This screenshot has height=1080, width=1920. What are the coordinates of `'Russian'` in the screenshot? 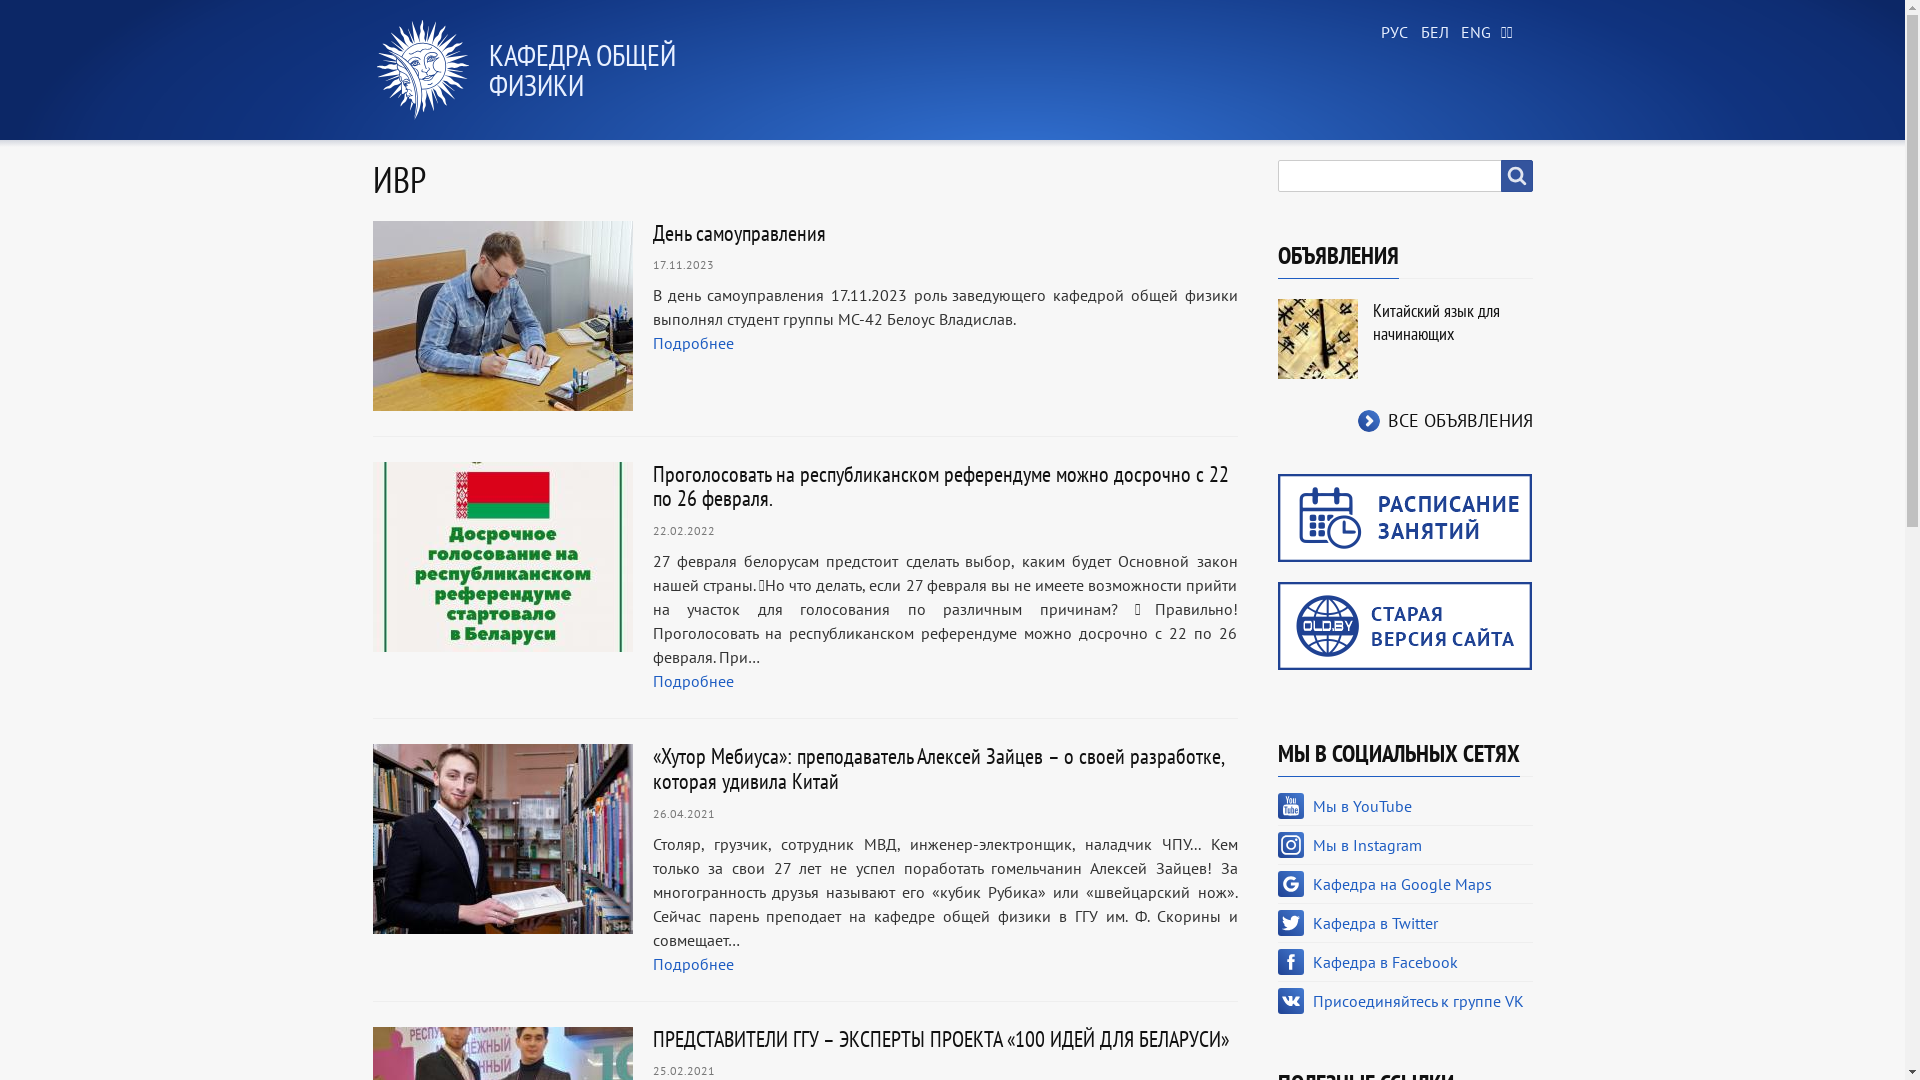 It's located at (1391, 33).